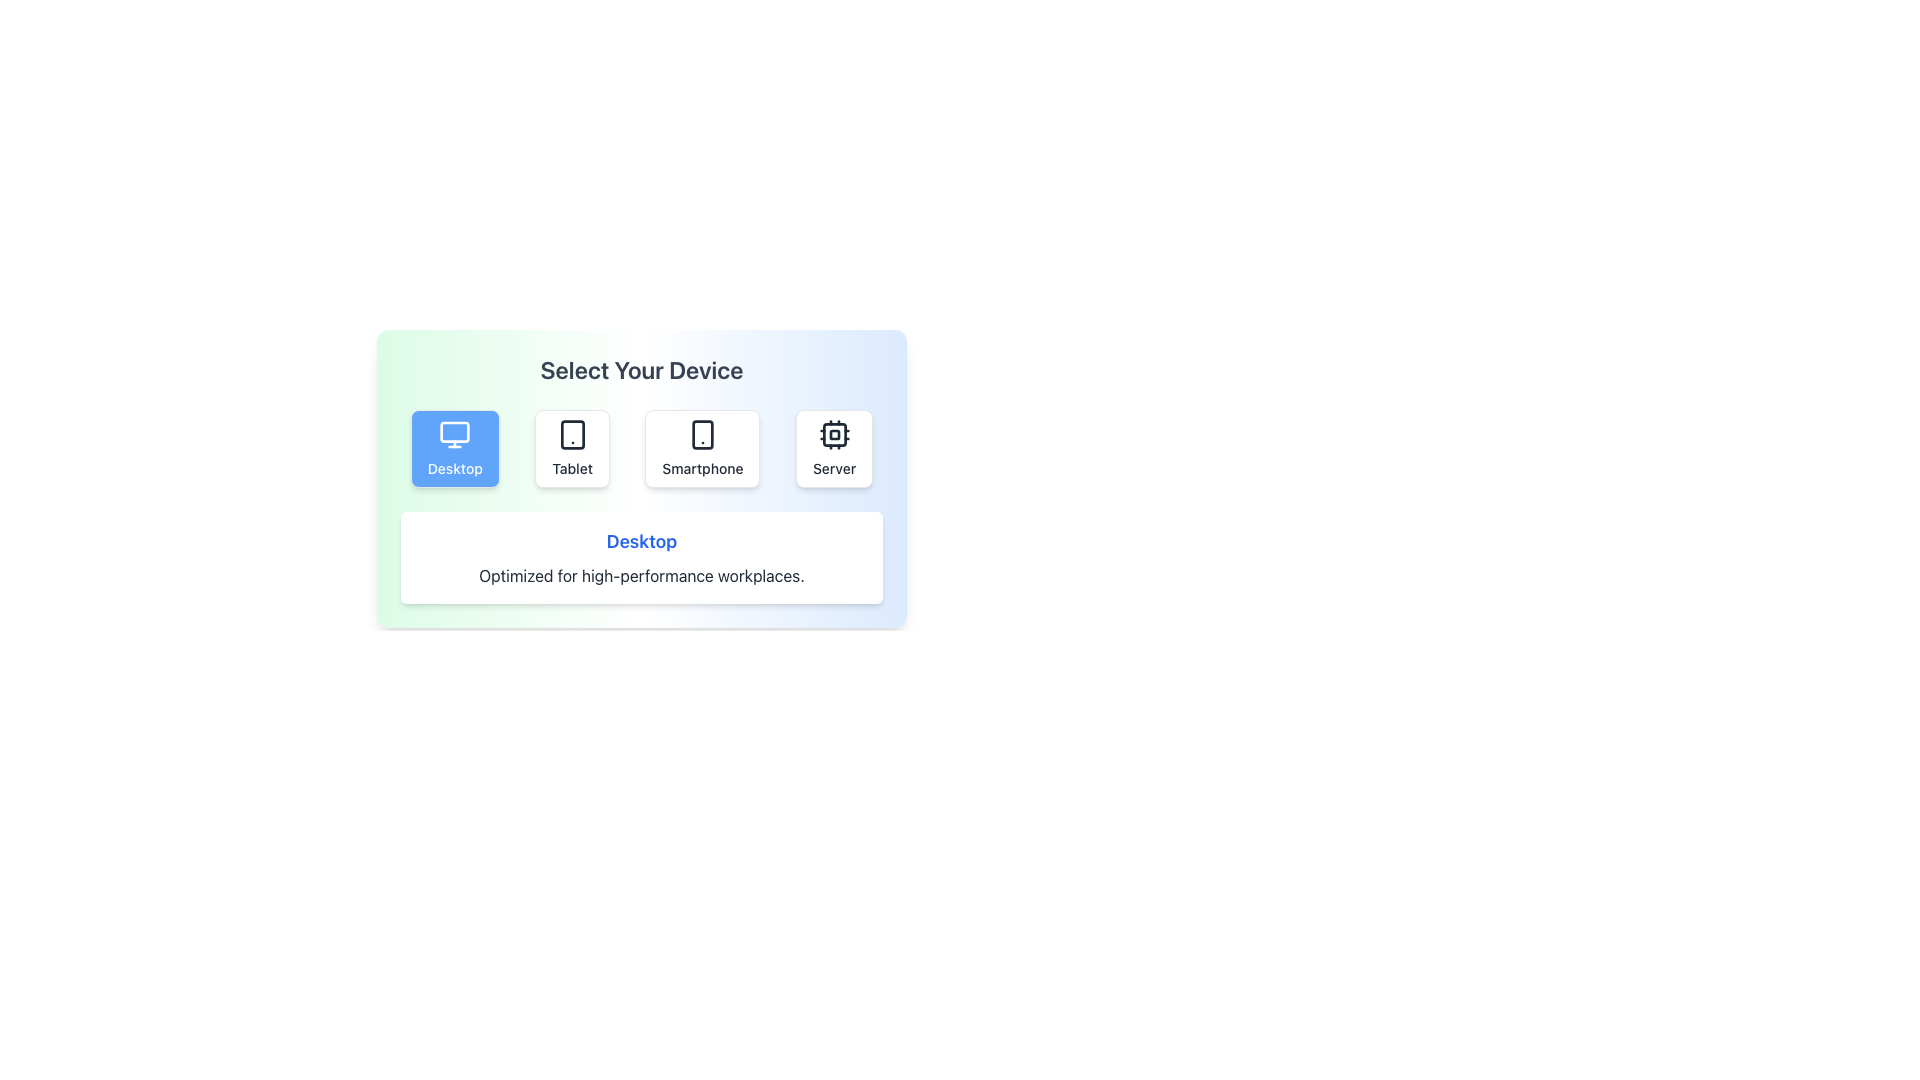  What do you see at coordinates (702, 447) in the screenshot?
I see `the rectangular button with a rounded border labeled 'Smartphone'` at bounding box center [702, 447].